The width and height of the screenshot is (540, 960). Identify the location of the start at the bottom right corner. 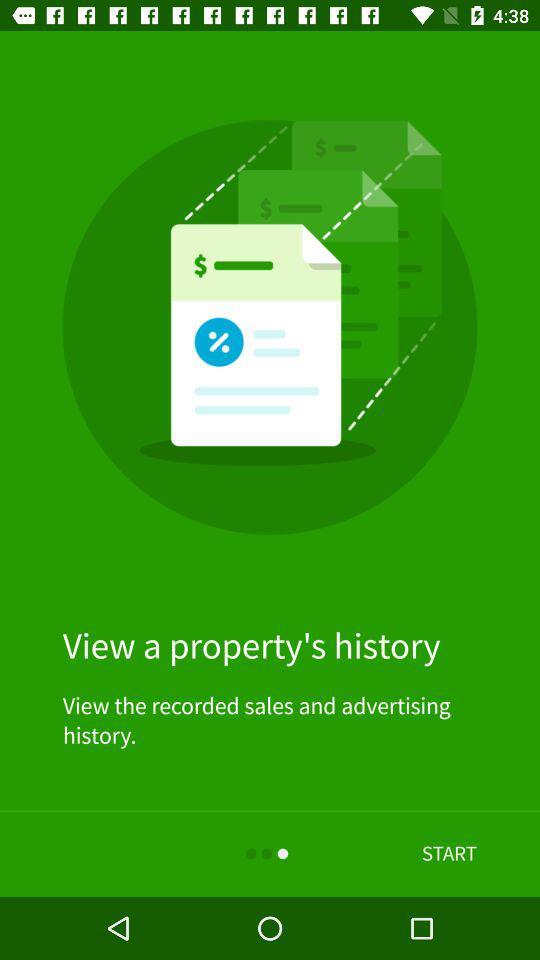
(449, 853).